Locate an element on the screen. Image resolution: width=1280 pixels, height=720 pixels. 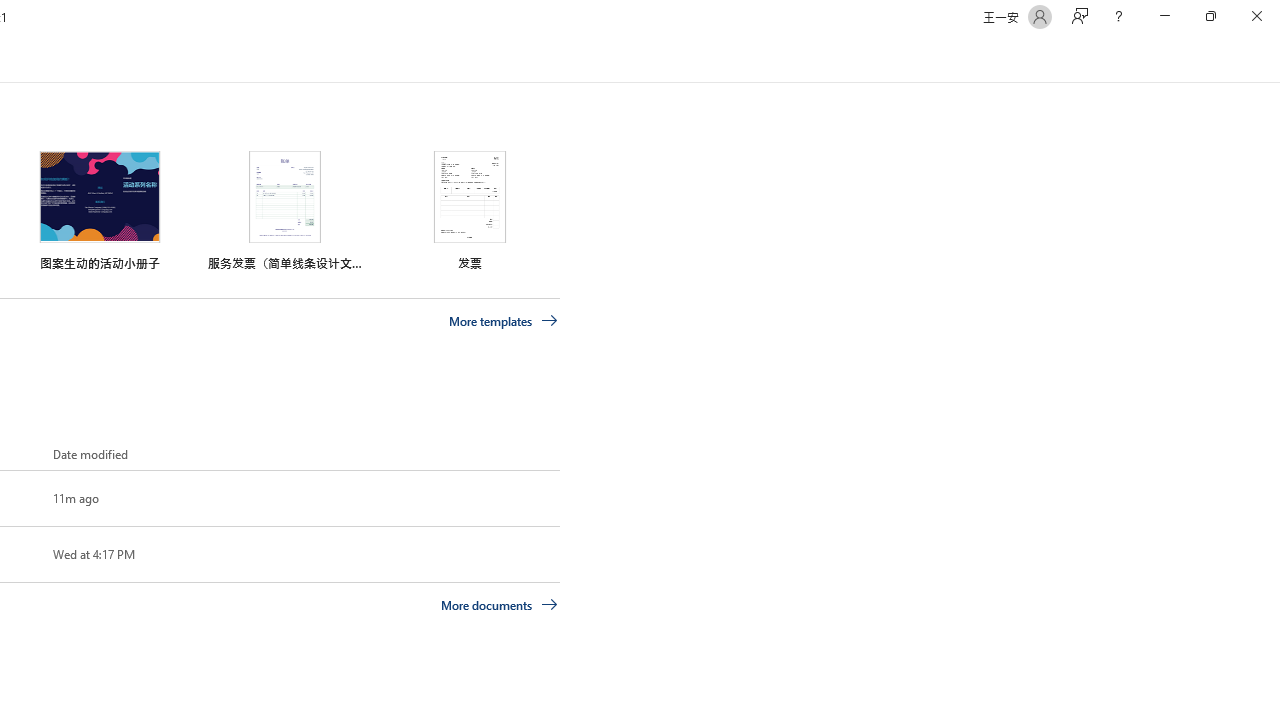
'More documents' is located at coordinates (499, 603).